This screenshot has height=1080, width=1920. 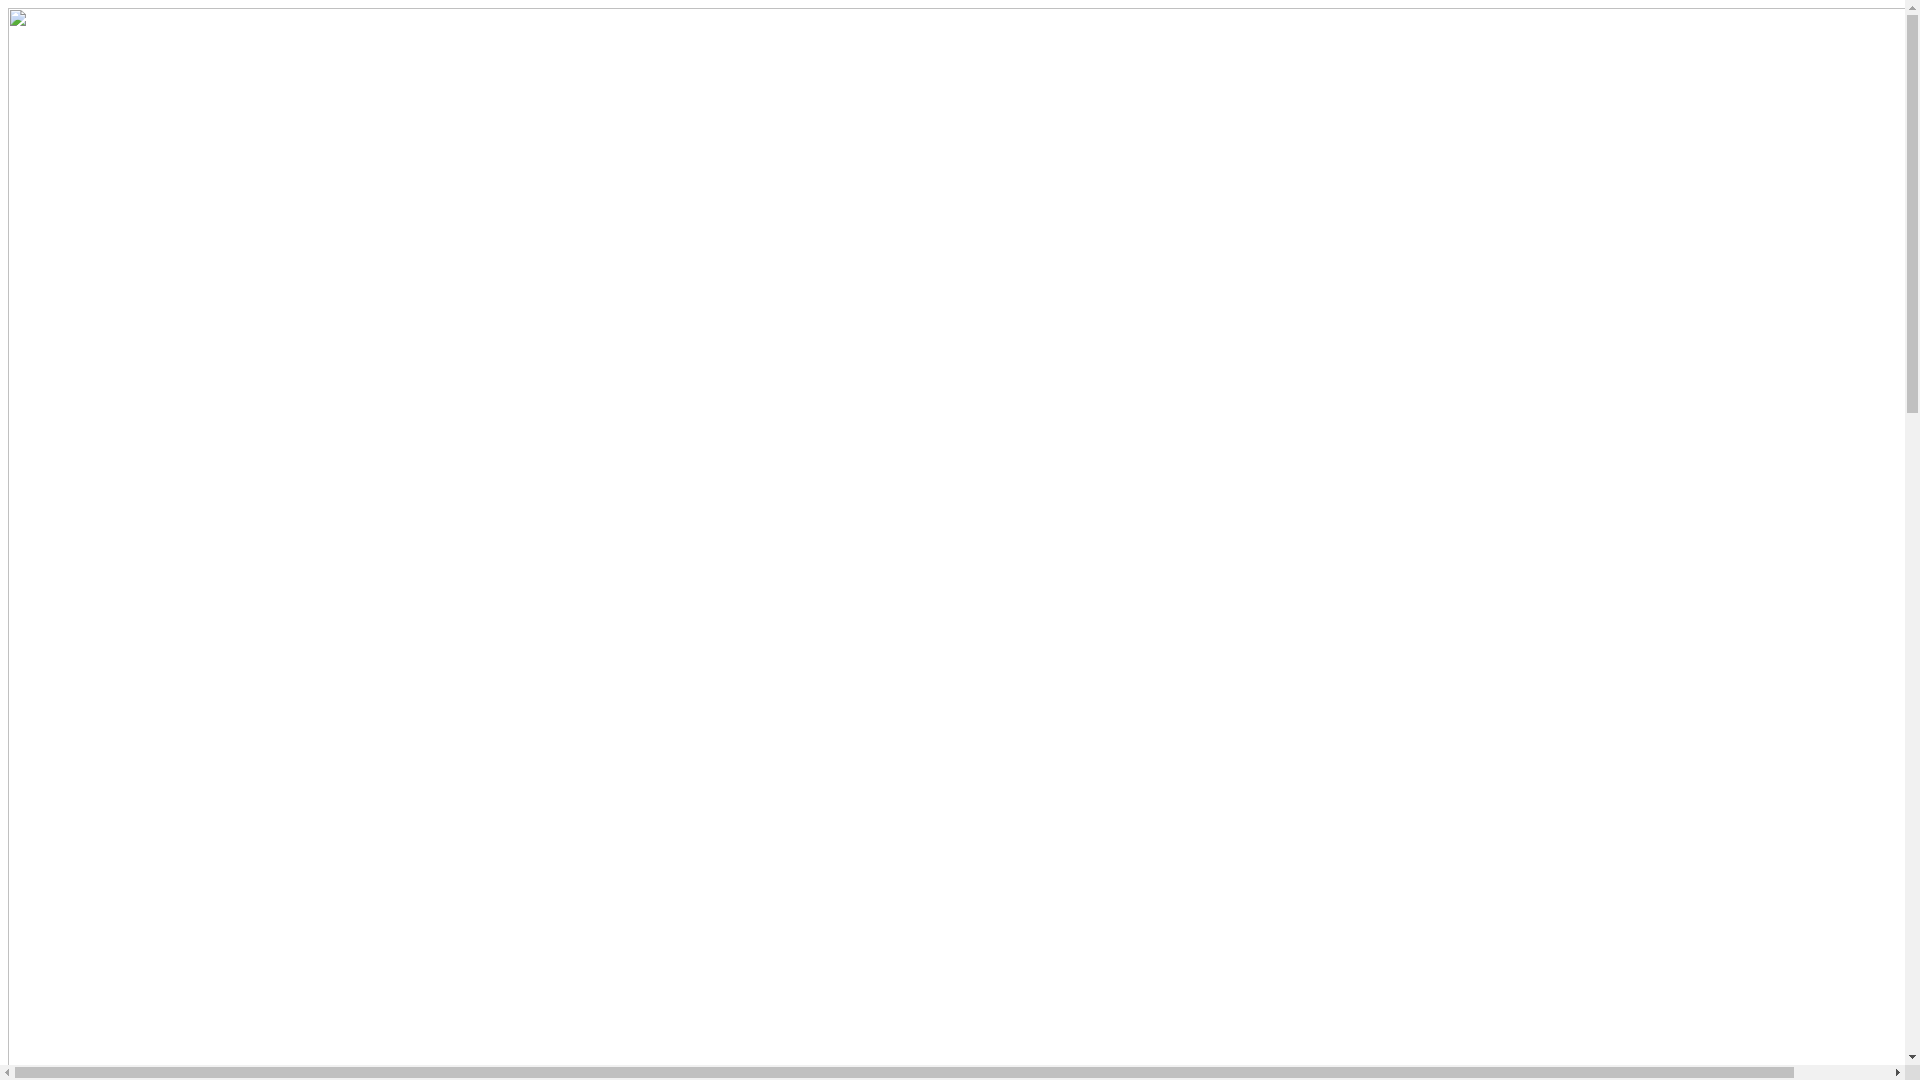 I want to click on 'Skip to content', so click(x=7, y=7).